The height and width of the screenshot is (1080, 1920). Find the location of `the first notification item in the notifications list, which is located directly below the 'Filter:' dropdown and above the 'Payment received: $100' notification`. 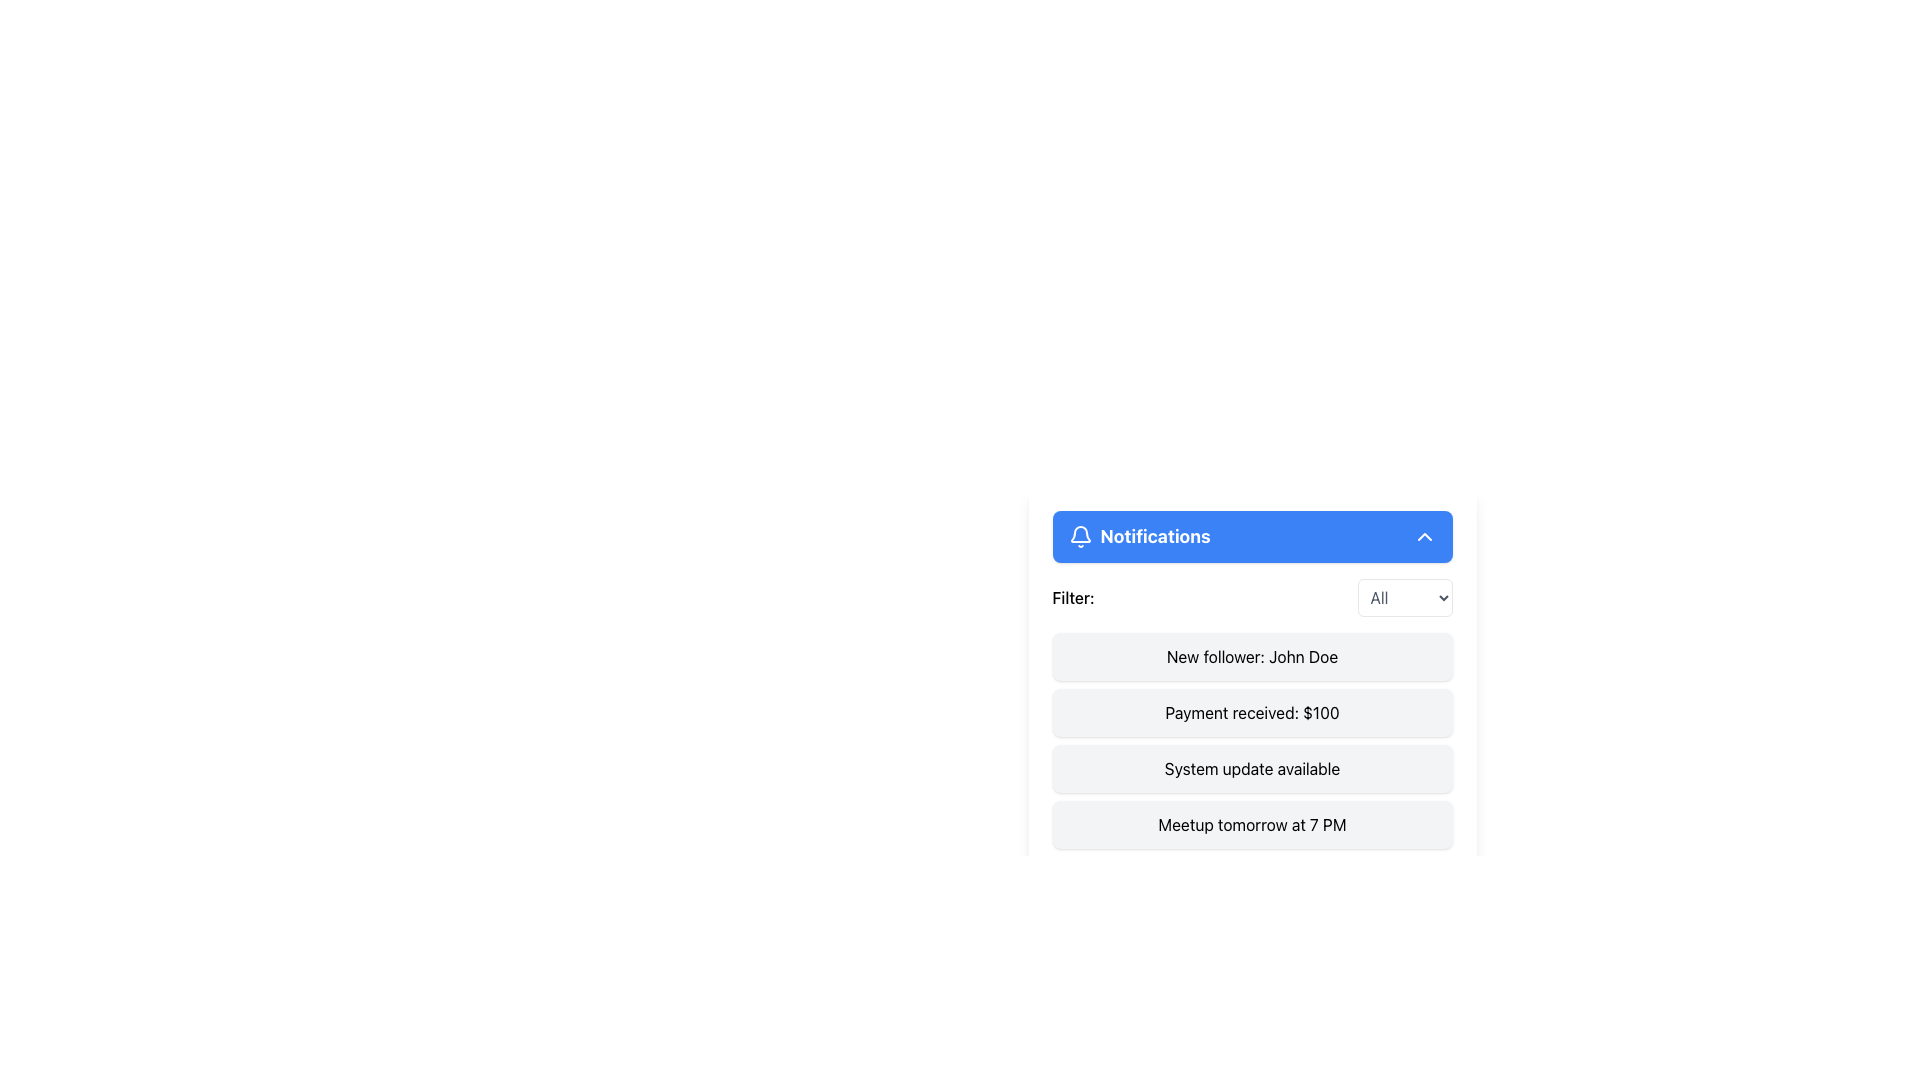

the first notification item in the notifications list, which is located directly below the 'Filter:' dropdown and above the 'Payment received: $100' notification is located at coordinates (1251, 678).